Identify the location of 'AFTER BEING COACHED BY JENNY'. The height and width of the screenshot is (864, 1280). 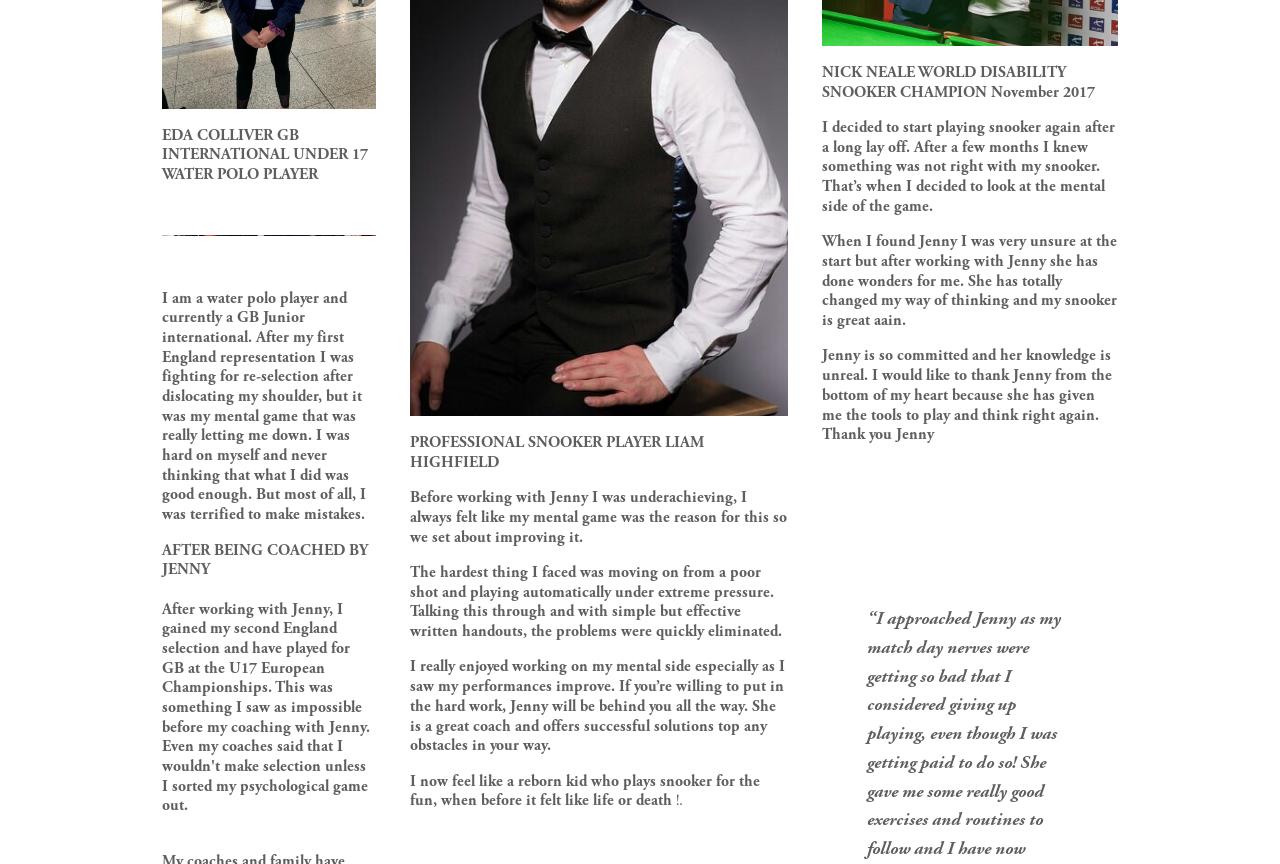
(266, 558).